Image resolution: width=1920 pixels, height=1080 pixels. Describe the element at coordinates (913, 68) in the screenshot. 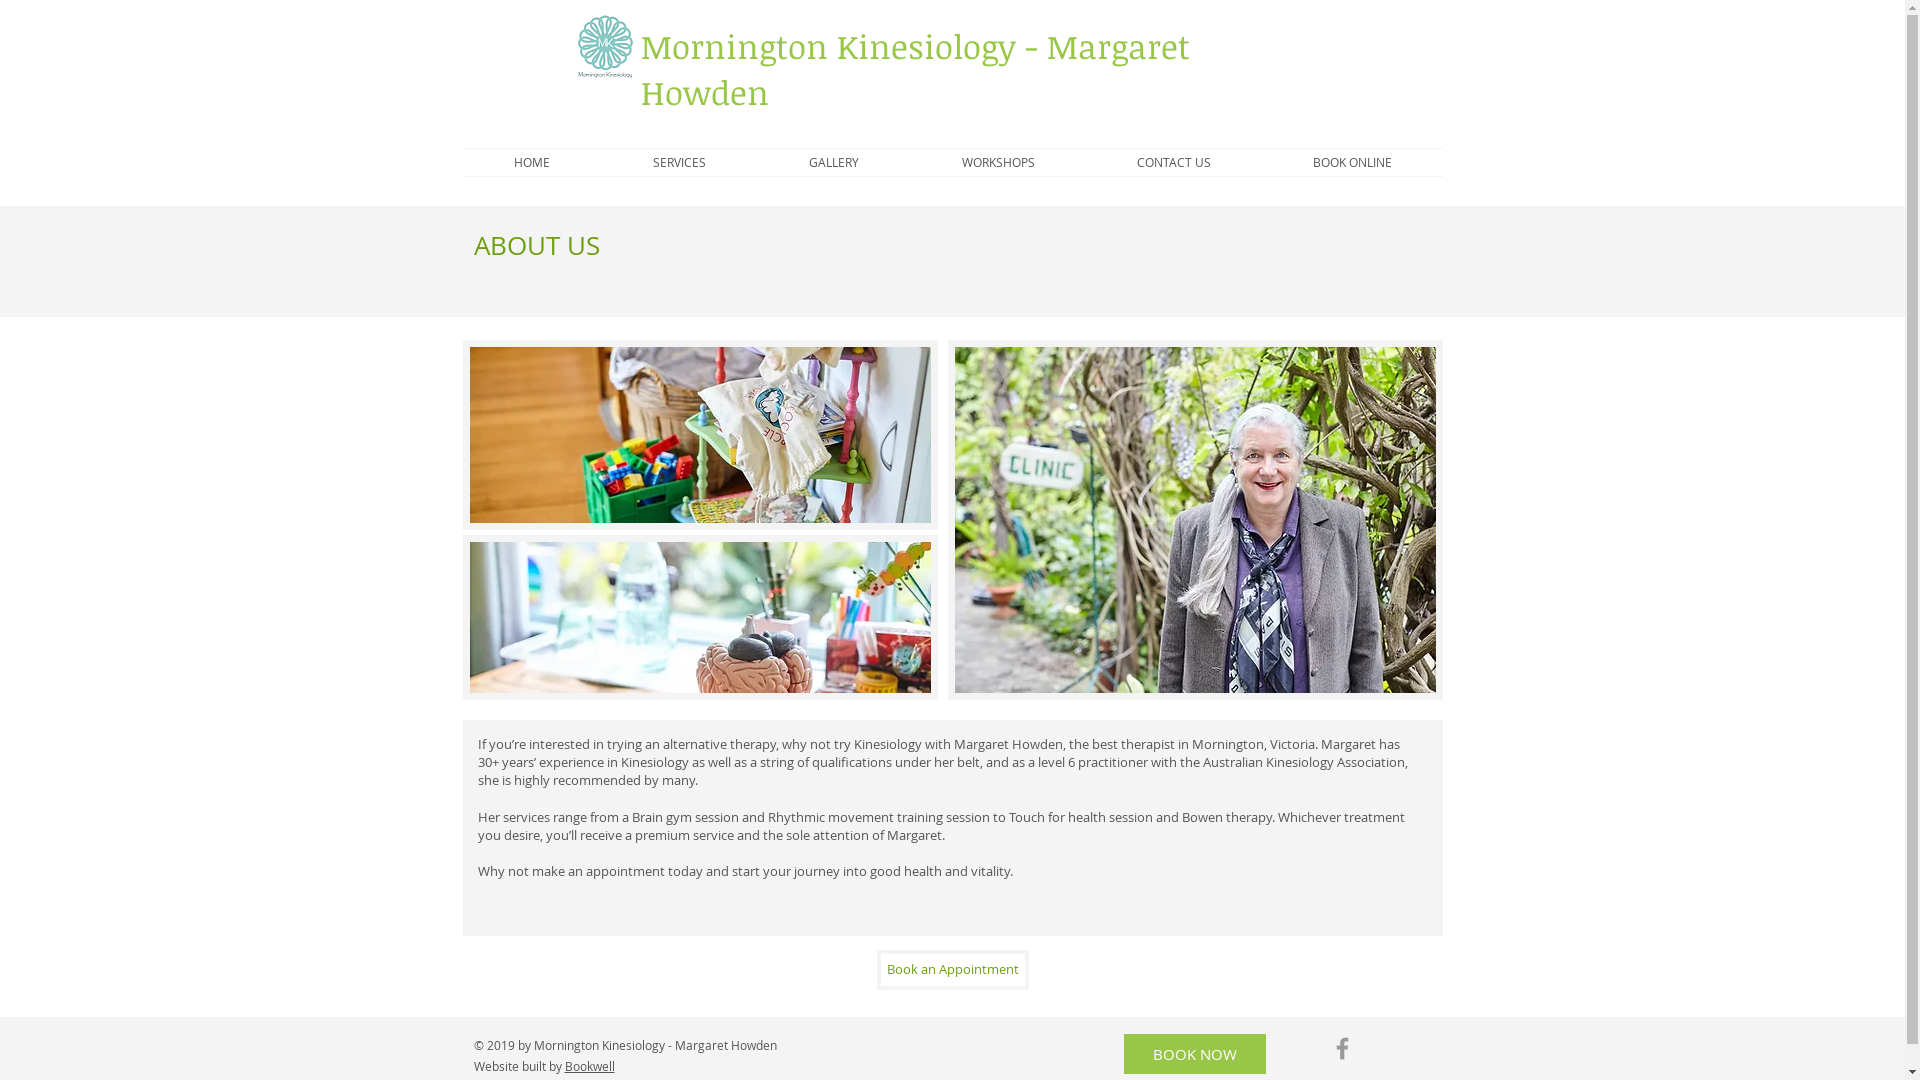

I see `'Mornington Kinesiology - Margaret Howden'` at that location.